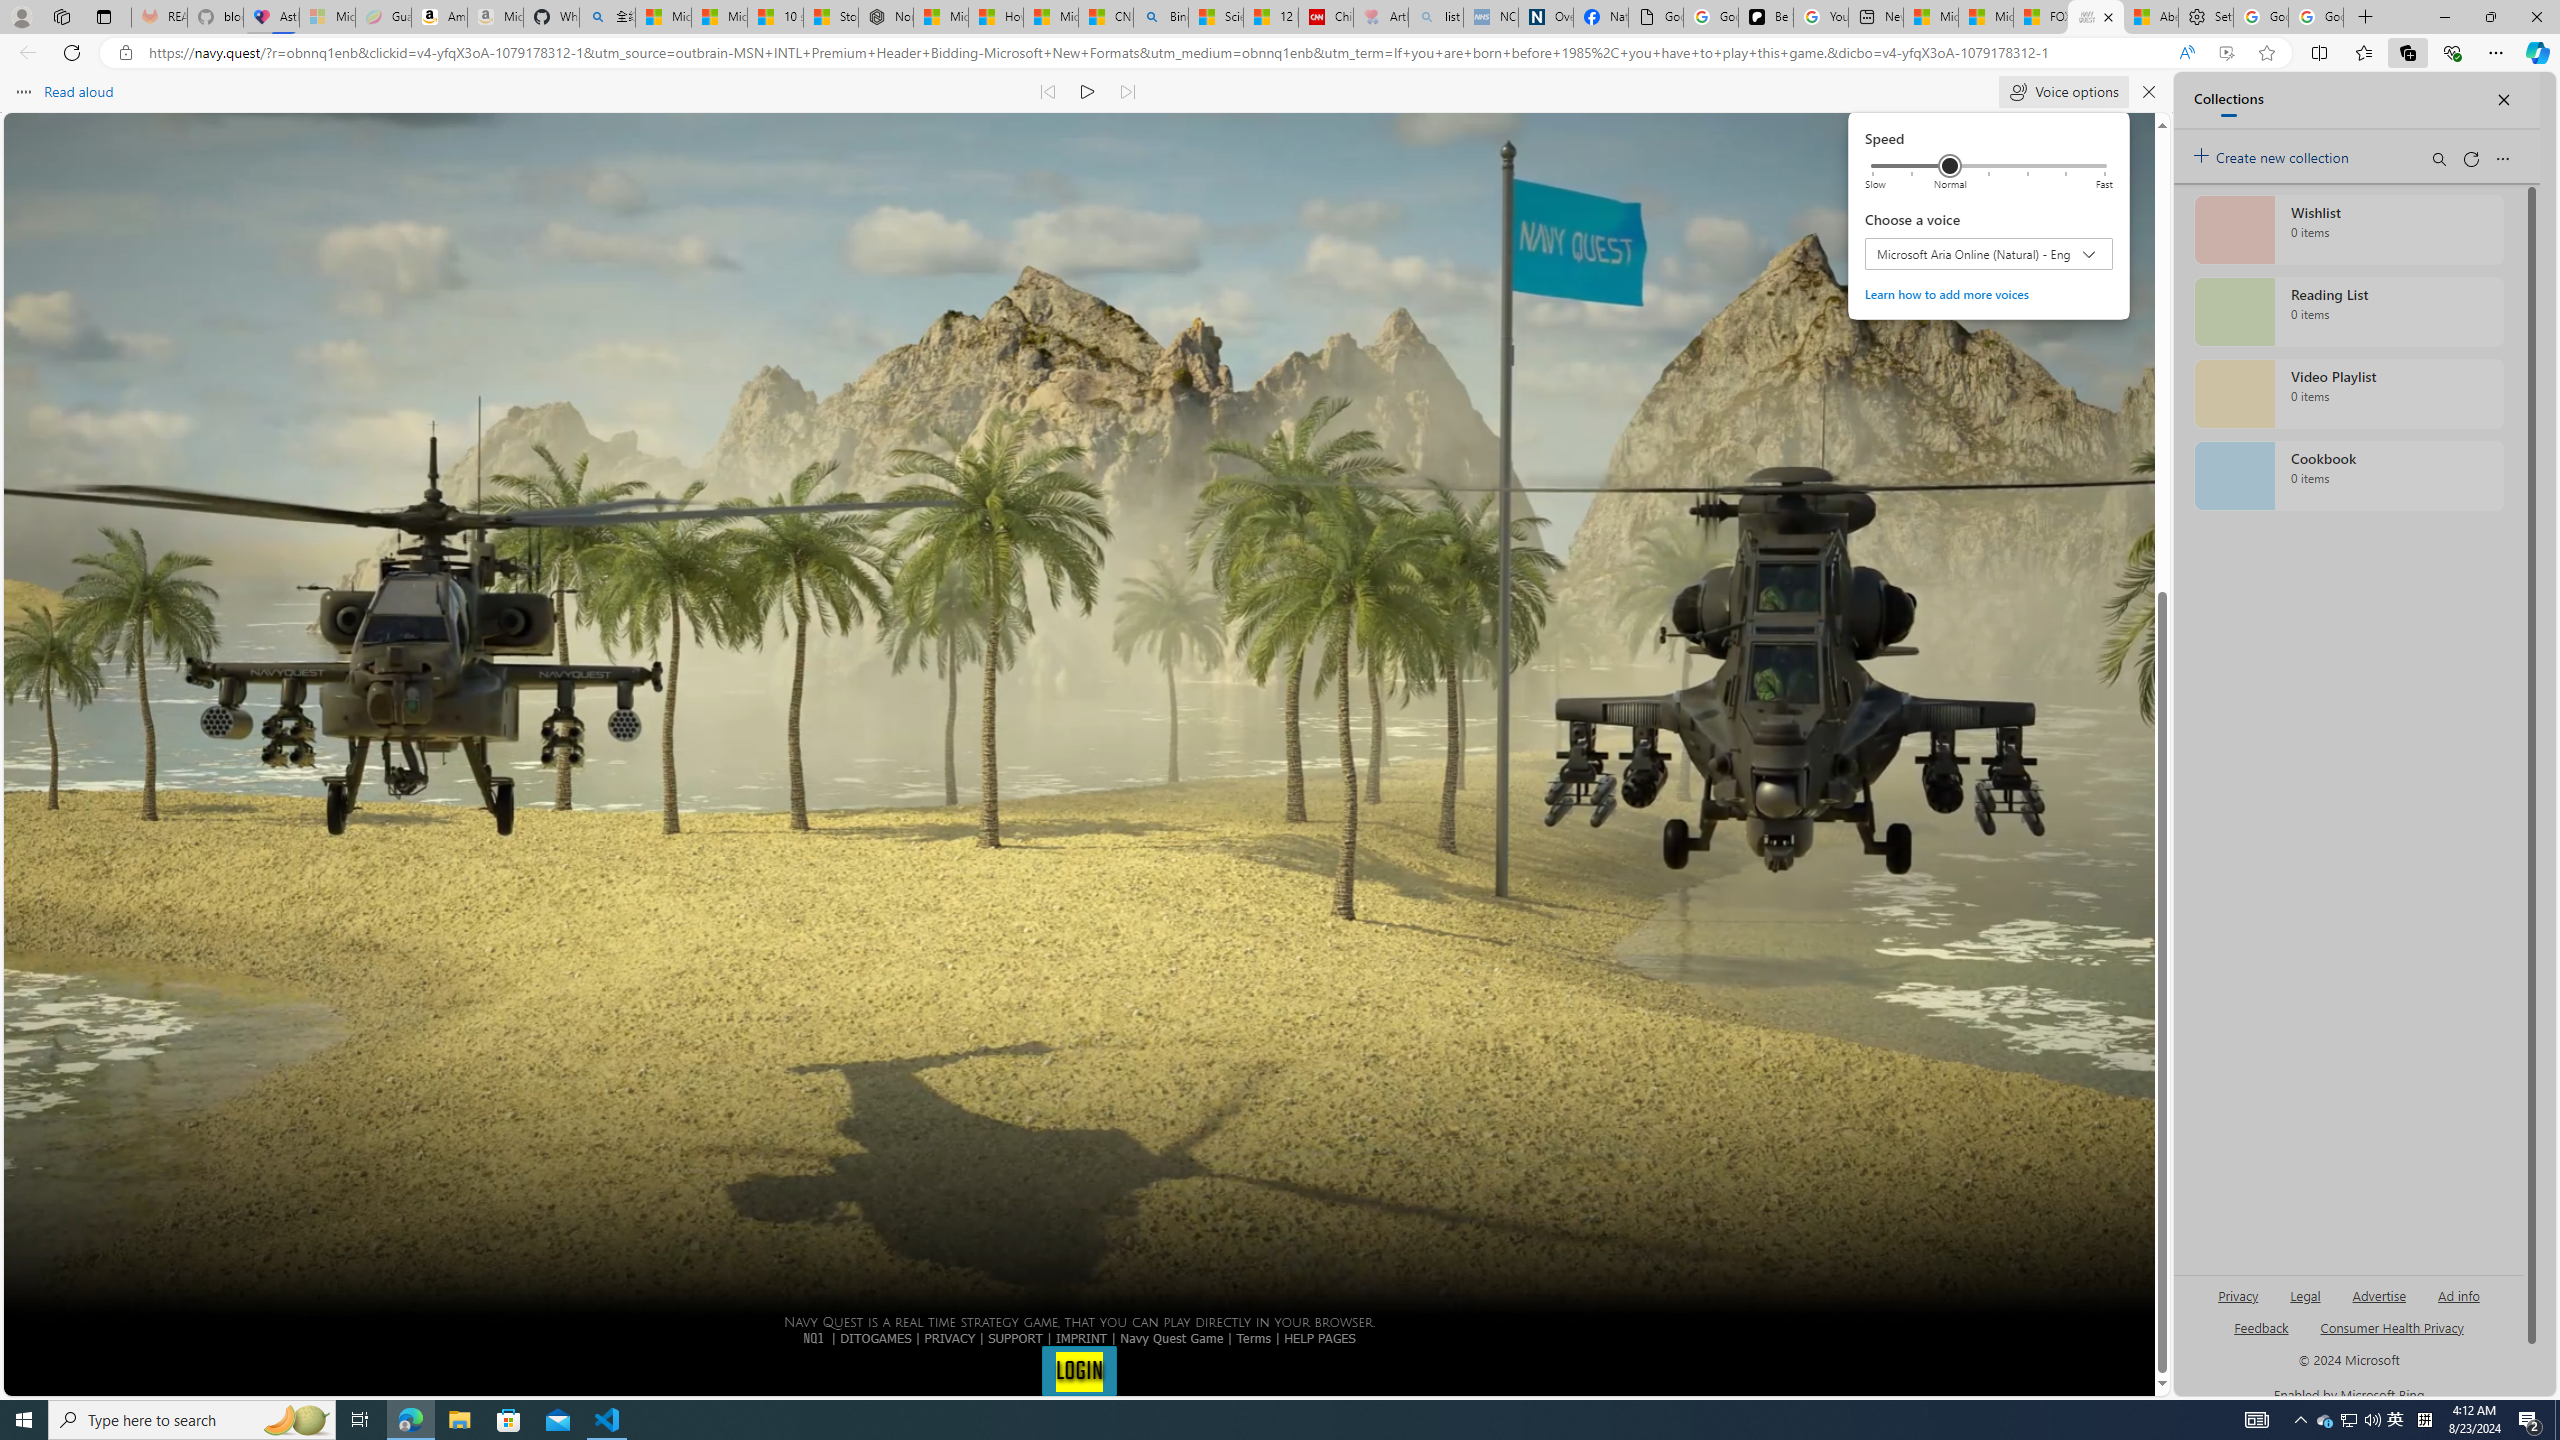 The width and height of the screenshot is (2560, 1440). I want to click on 'Nordace - Nordace Siena Is Not An Ordinary Backpack', so click(884, 16).